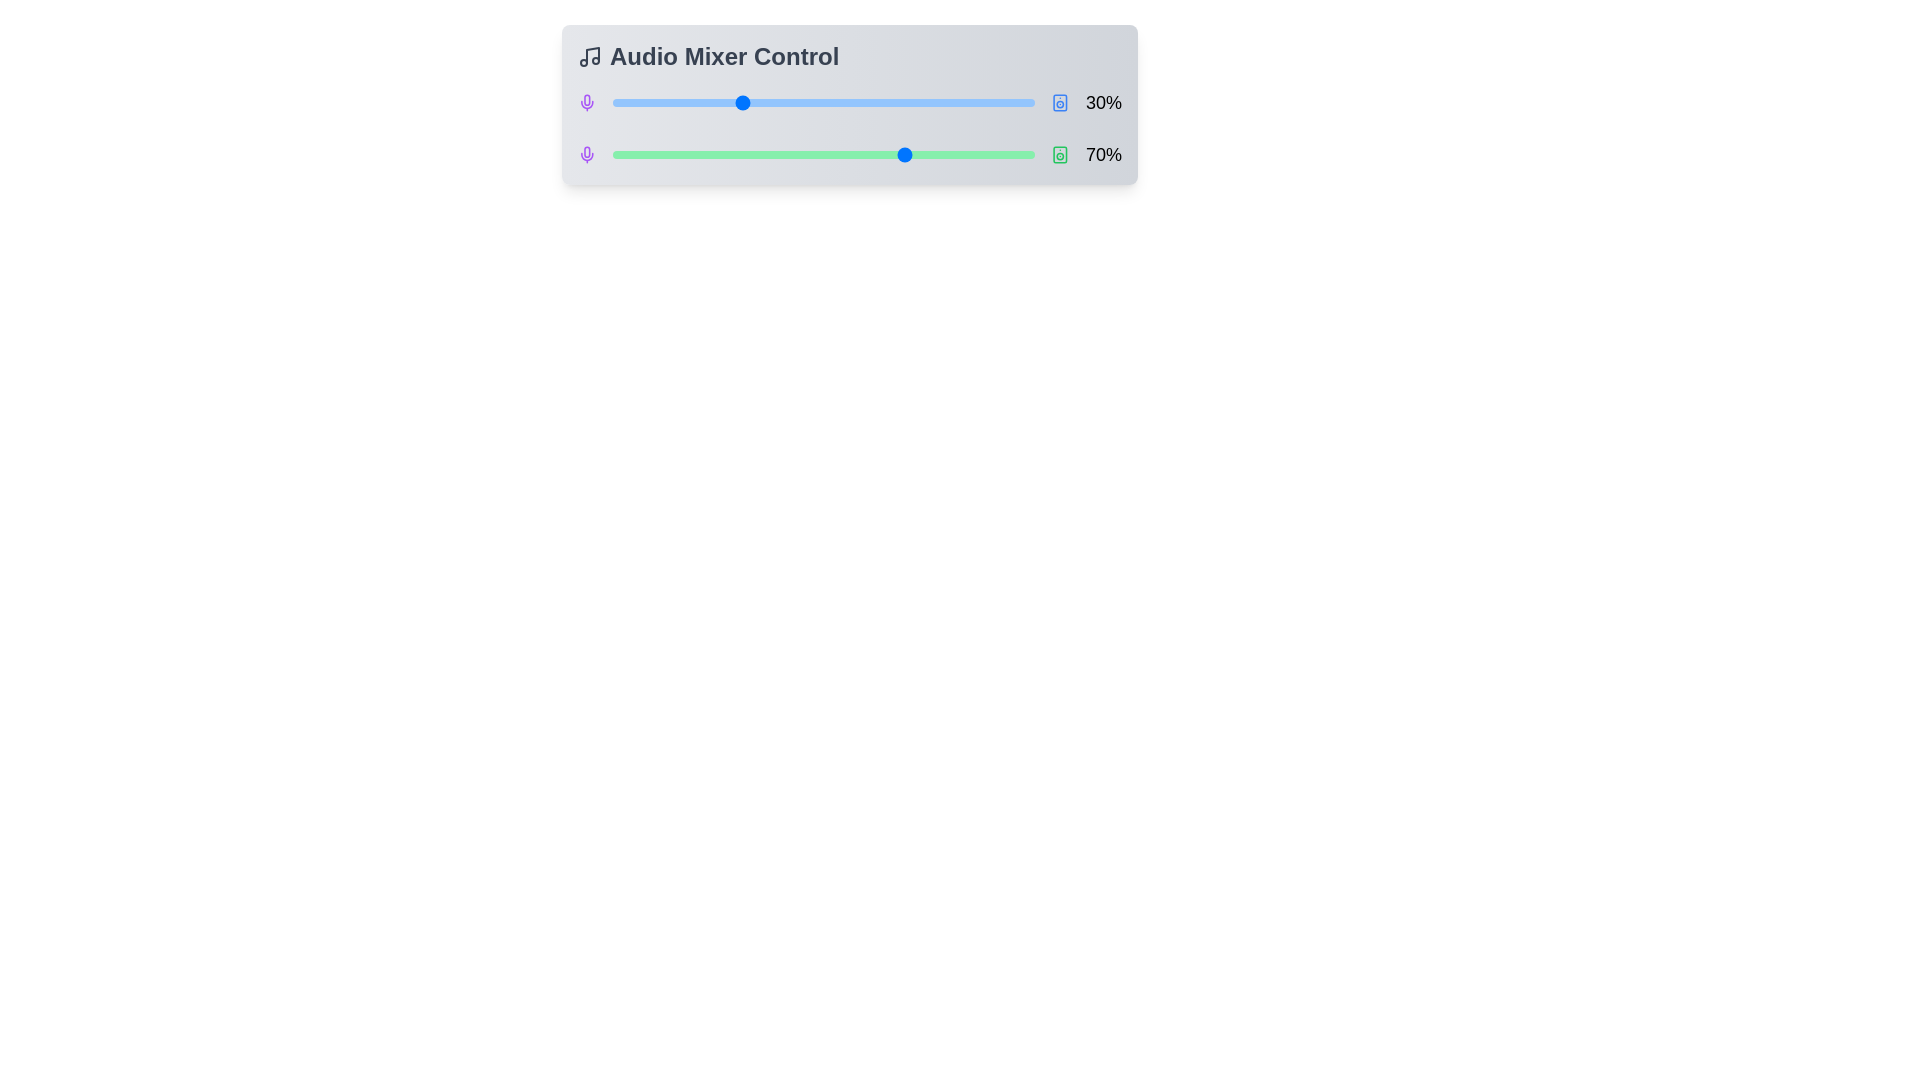 Image resolution: width=1920 pixels, height=1080 pixels. Describe the element at coordinates (688, 103) in the screenshot. I see `the slider` at that location.